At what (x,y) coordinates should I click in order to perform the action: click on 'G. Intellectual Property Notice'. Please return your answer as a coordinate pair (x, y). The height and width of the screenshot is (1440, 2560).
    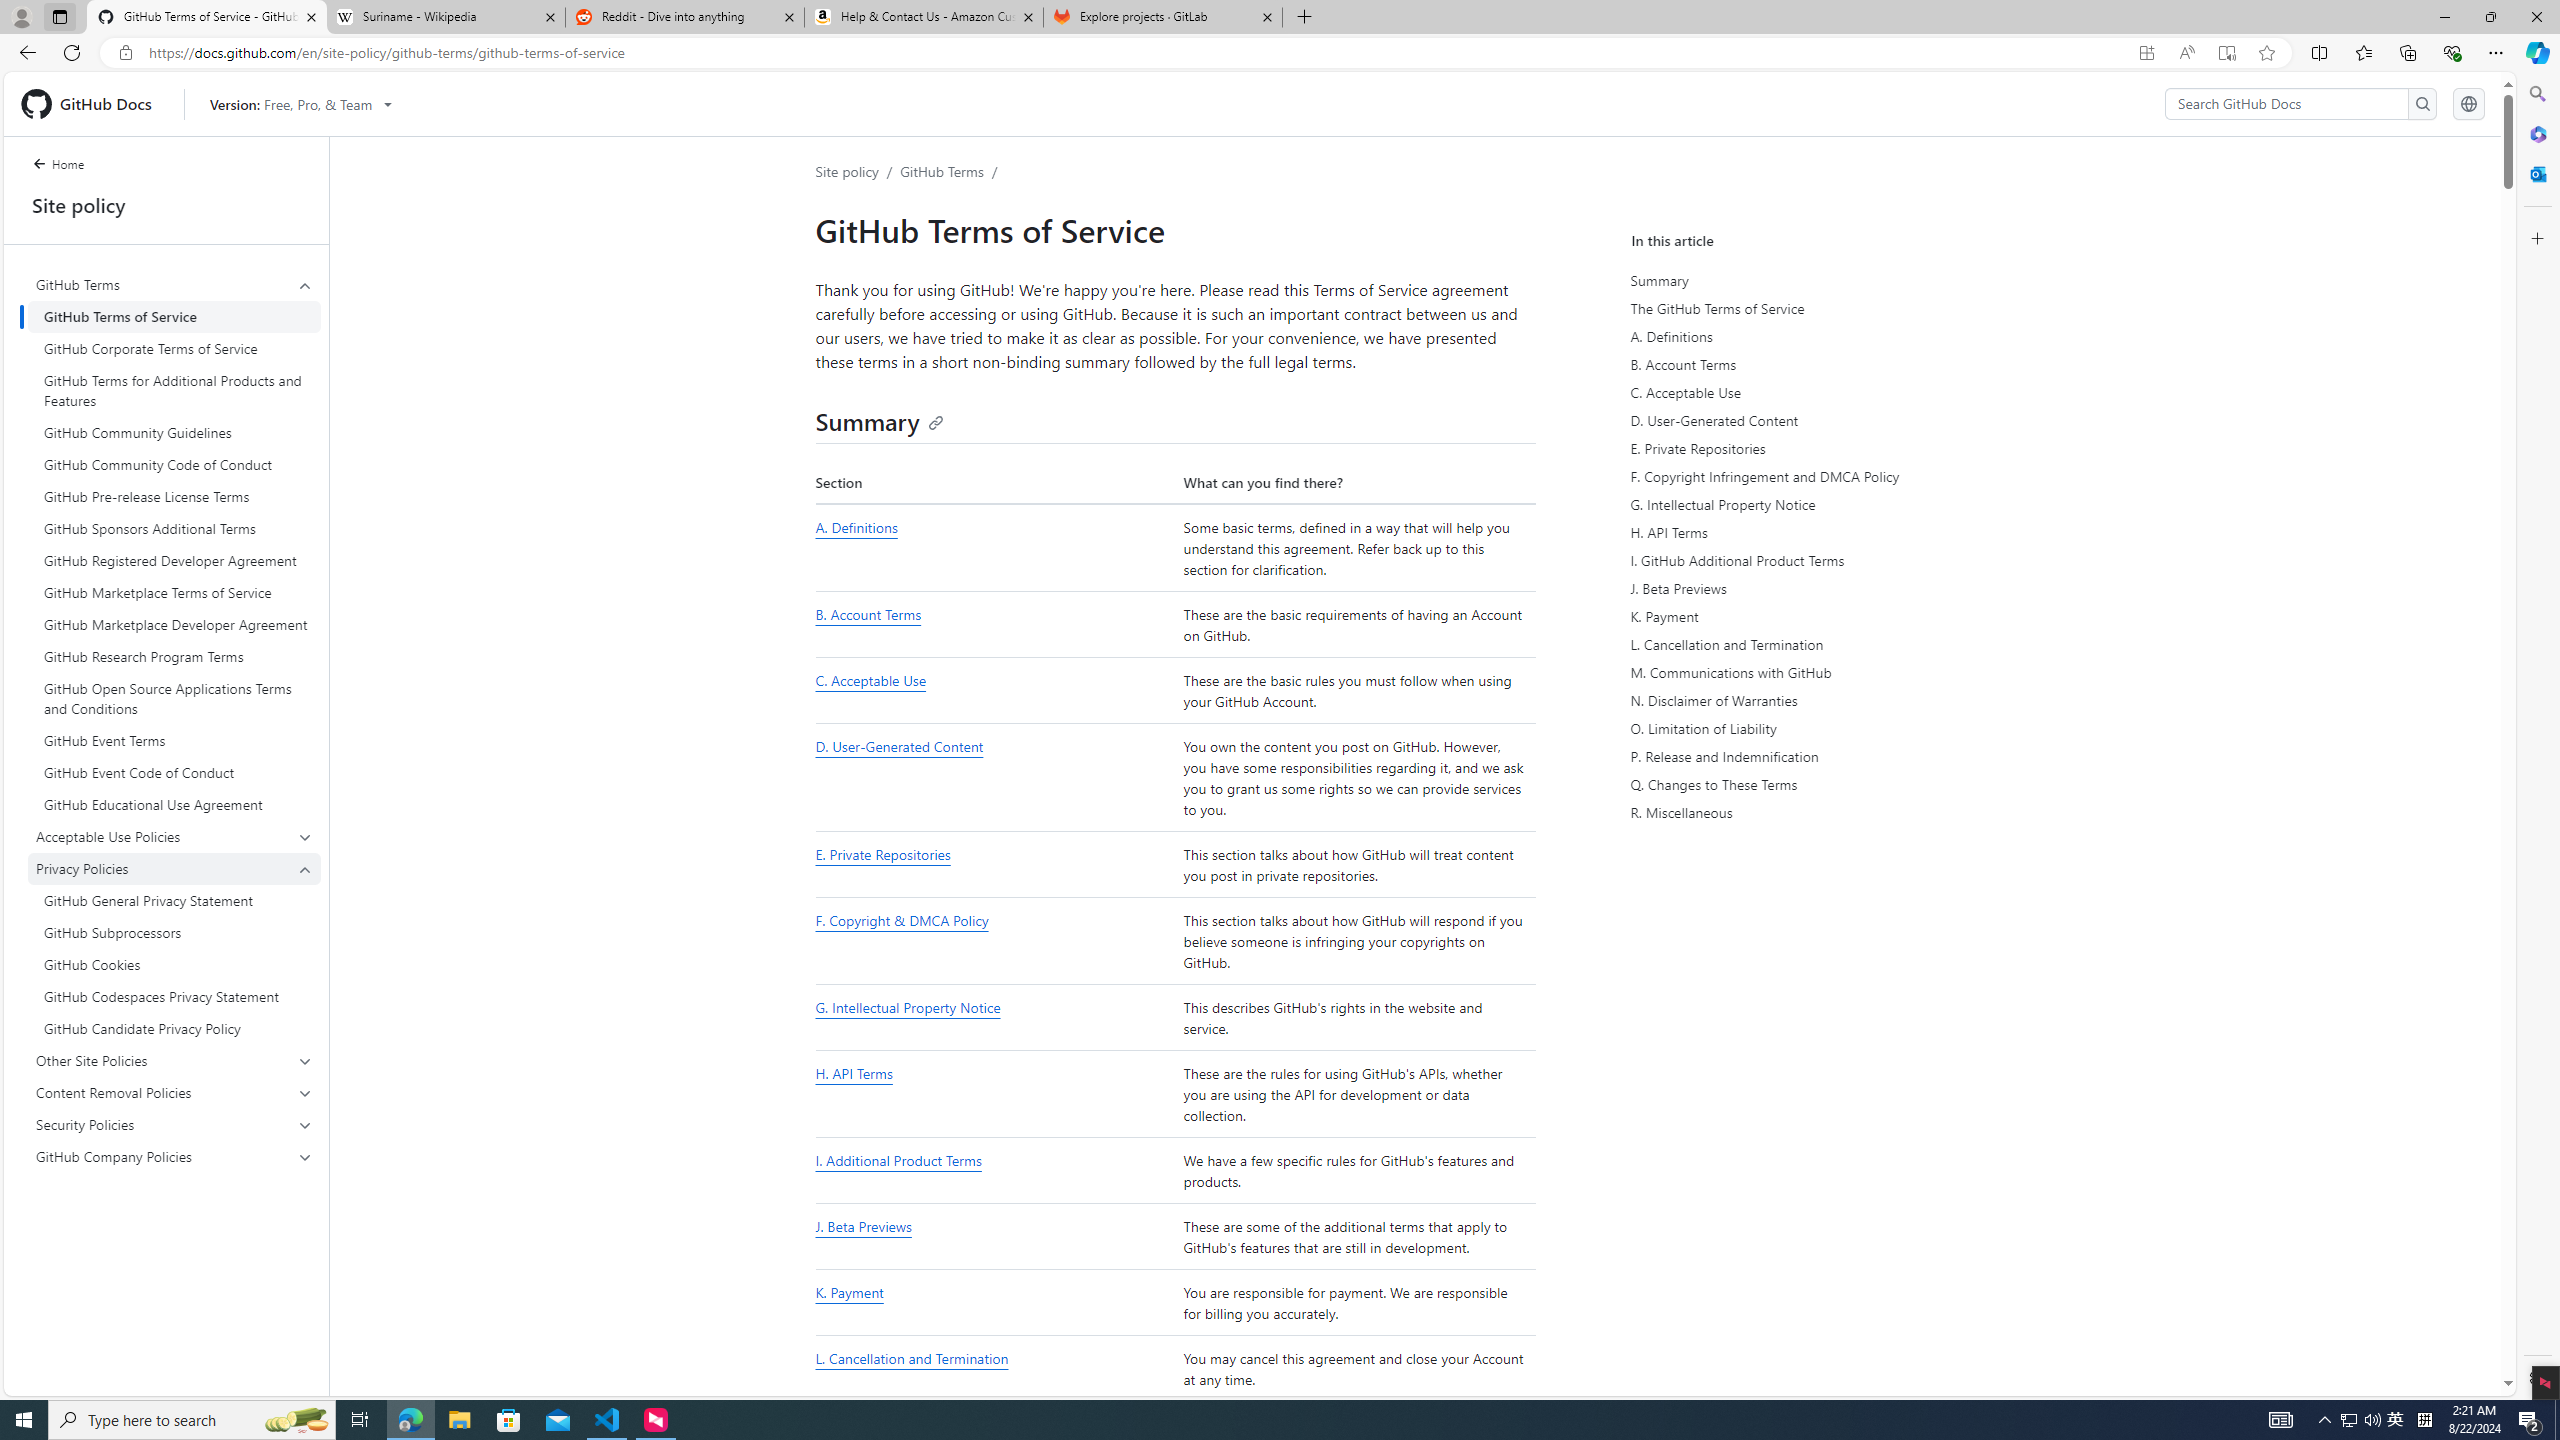
    Looking at the image, I should click on (994, 1018).